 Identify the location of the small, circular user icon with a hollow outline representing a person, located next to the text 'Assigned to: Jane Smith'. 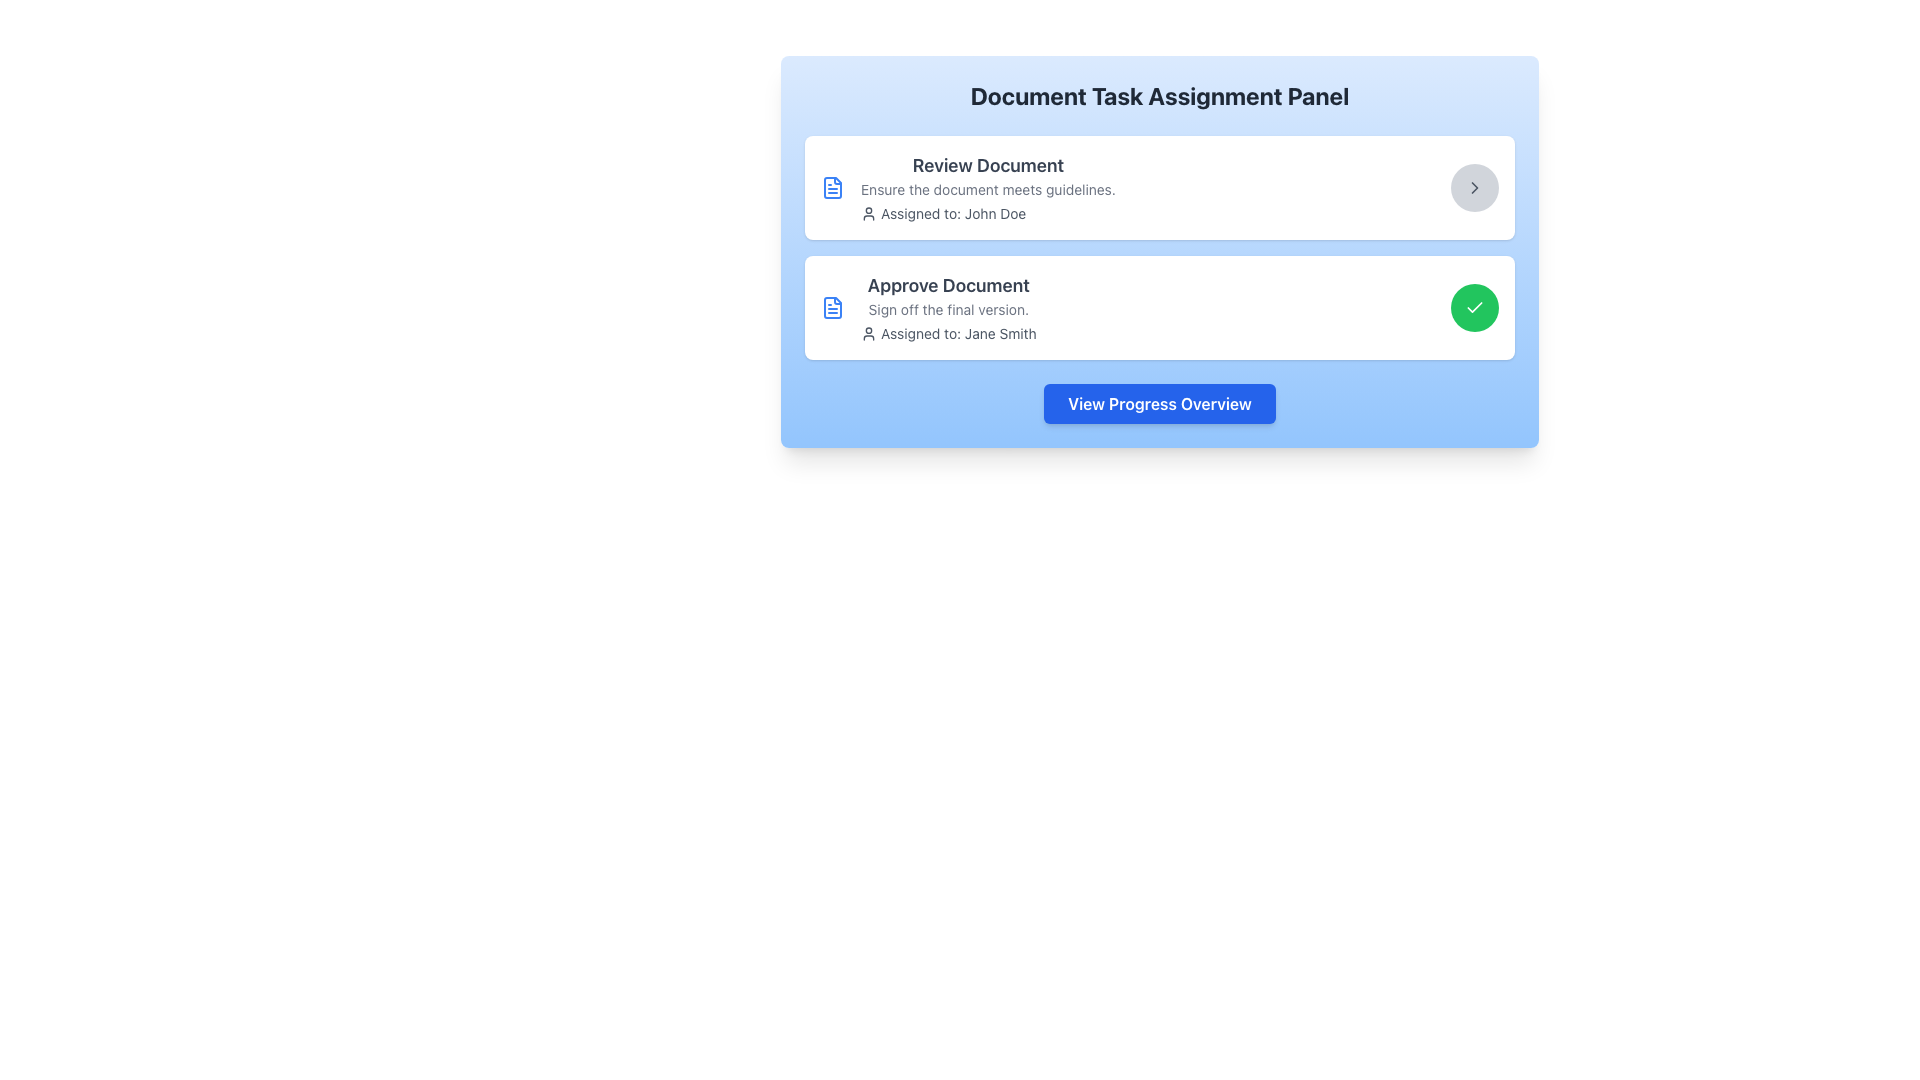
(868, 333).